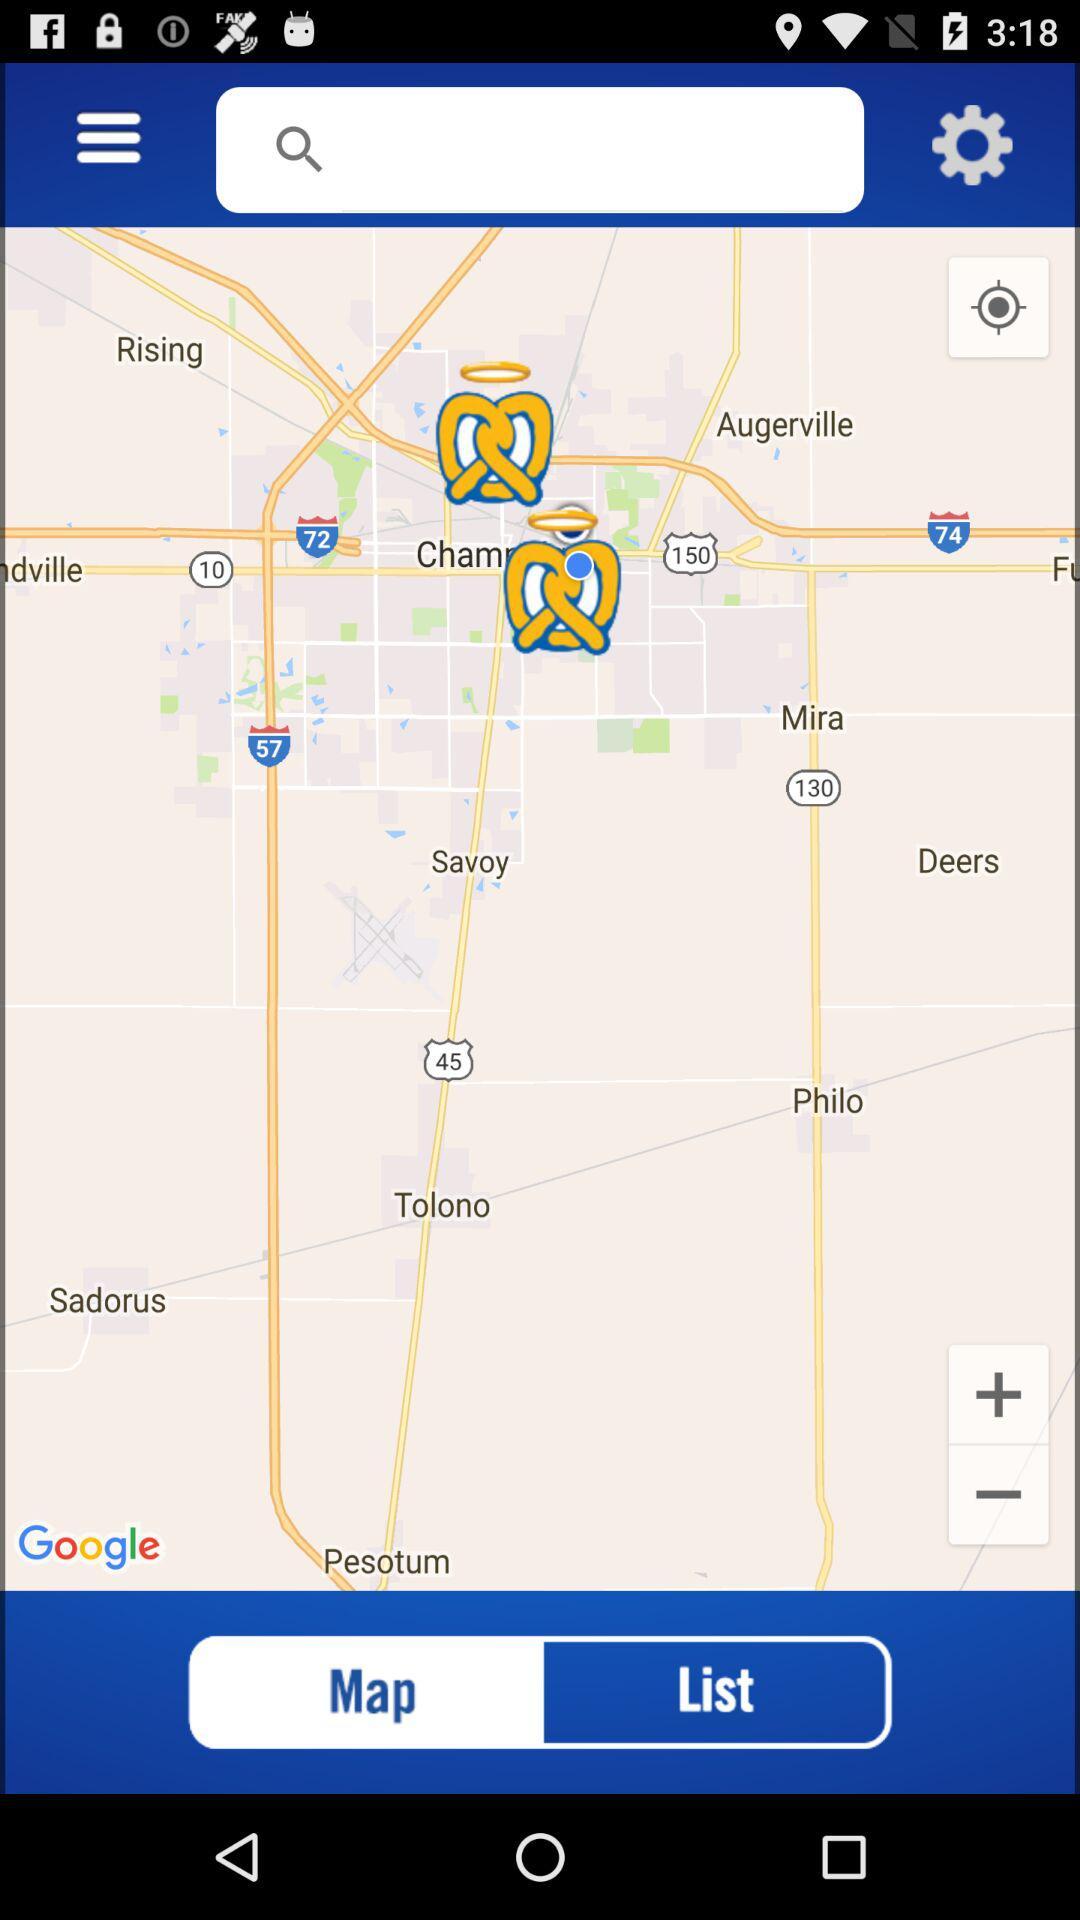 The height and width of the screenshot is (1920, 1080). What do you see at coordinates (998, 330) in the screenshot?
I see `the location_crosshair icon` at bounding box center [998, 330].